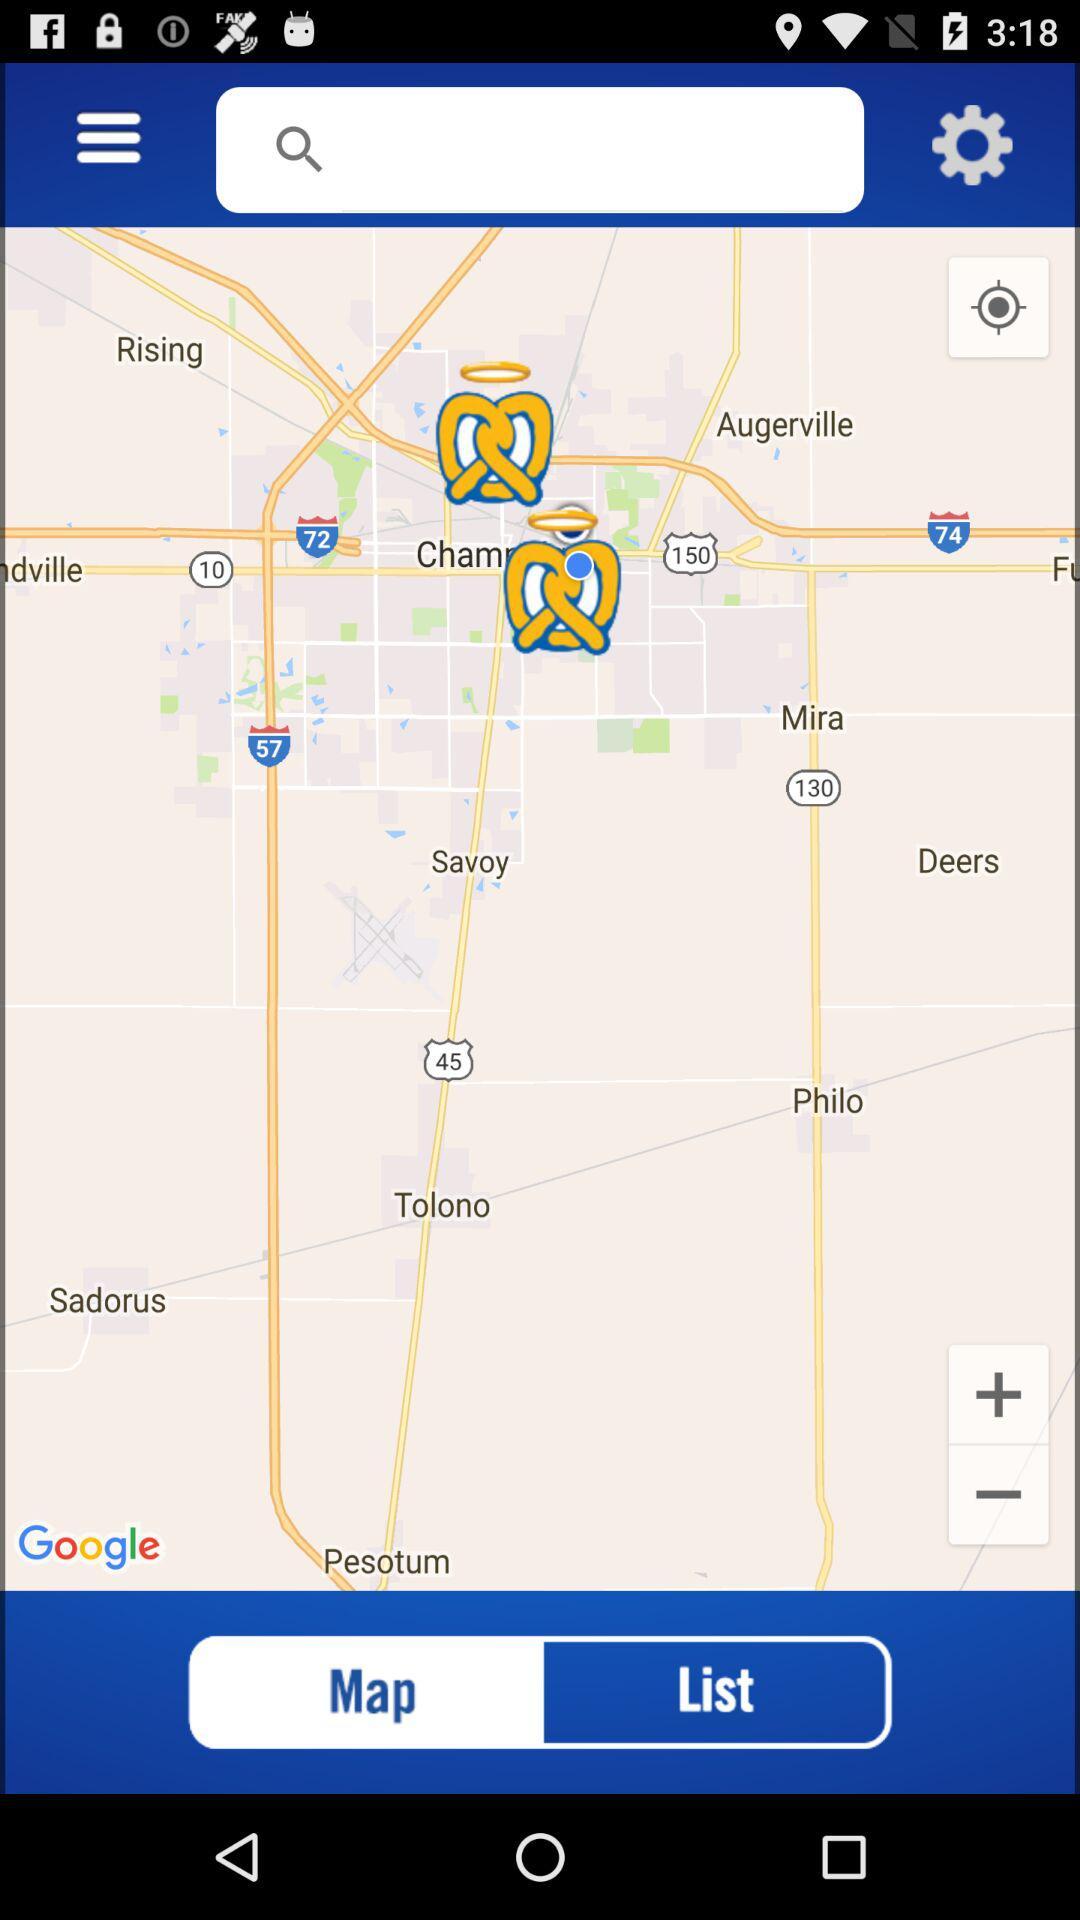 The height and width of the screenshot is (1920, 1080). What do you see at coordinates (998, 330) in the screenshot?
I see `the location_crosshair icon` at bounding box center [998, 330].